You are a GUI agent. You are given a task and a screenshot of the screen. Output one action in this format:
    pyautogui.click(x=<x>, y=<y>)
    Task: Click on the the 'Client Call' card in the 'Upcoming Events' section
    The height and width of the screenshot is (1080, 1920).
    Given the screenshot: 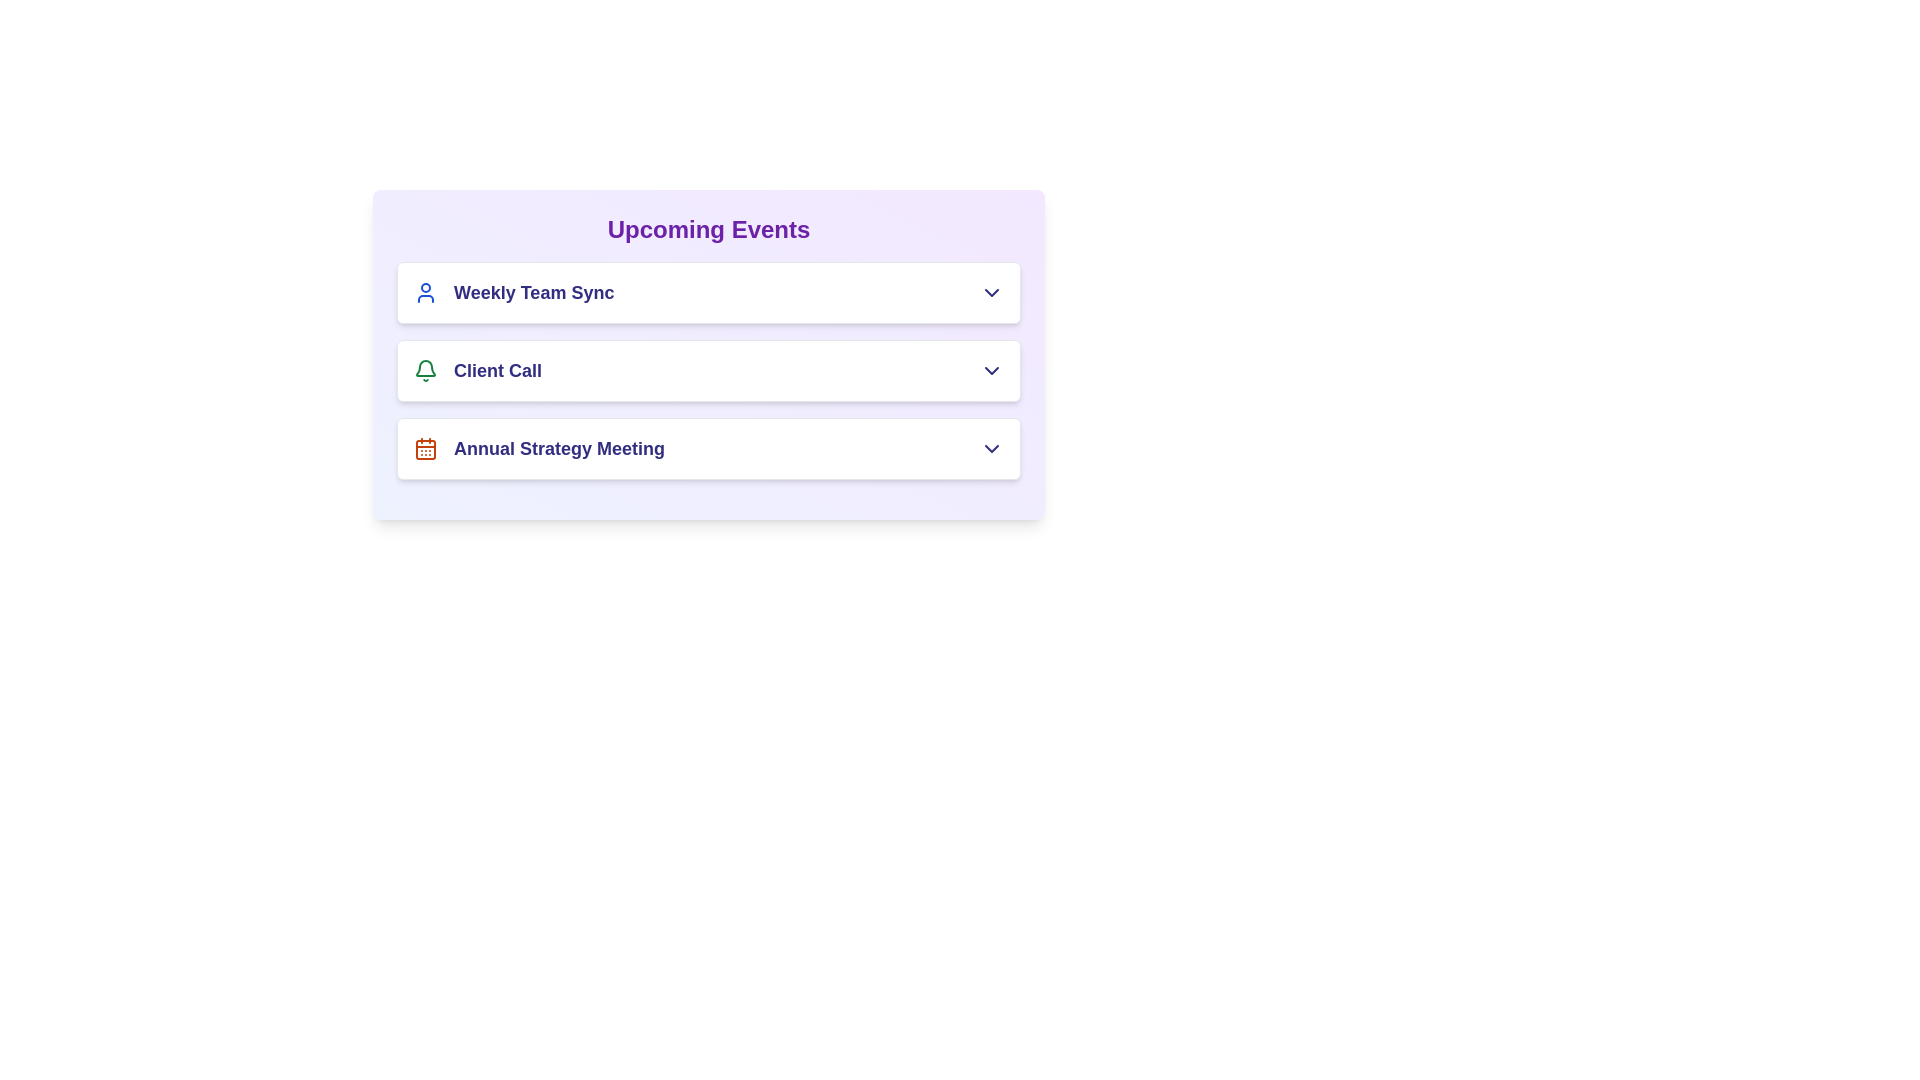 What is the action you would take?
    pyautogui.click(x=709, y=370)
    